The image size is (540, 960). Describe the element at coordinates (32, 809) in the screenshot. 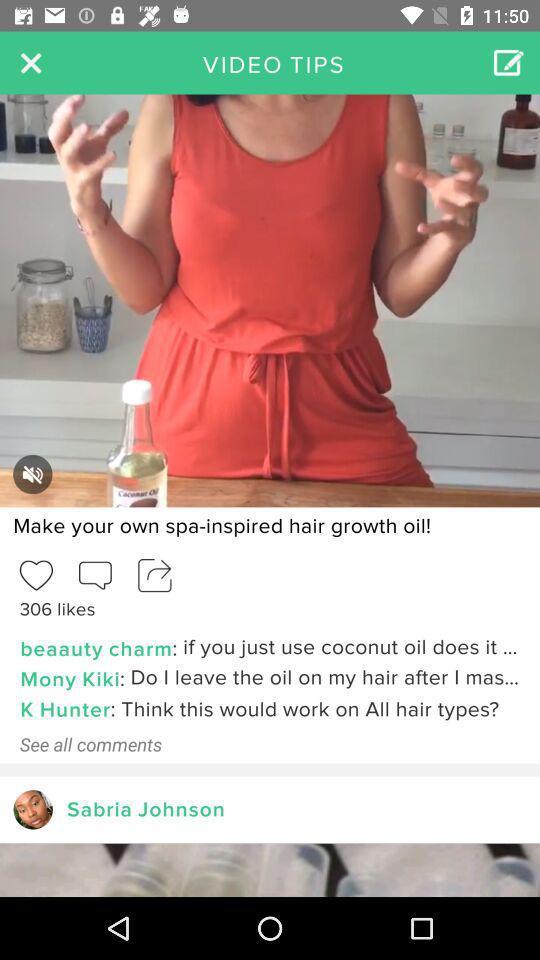

I see `profile page` at that location.